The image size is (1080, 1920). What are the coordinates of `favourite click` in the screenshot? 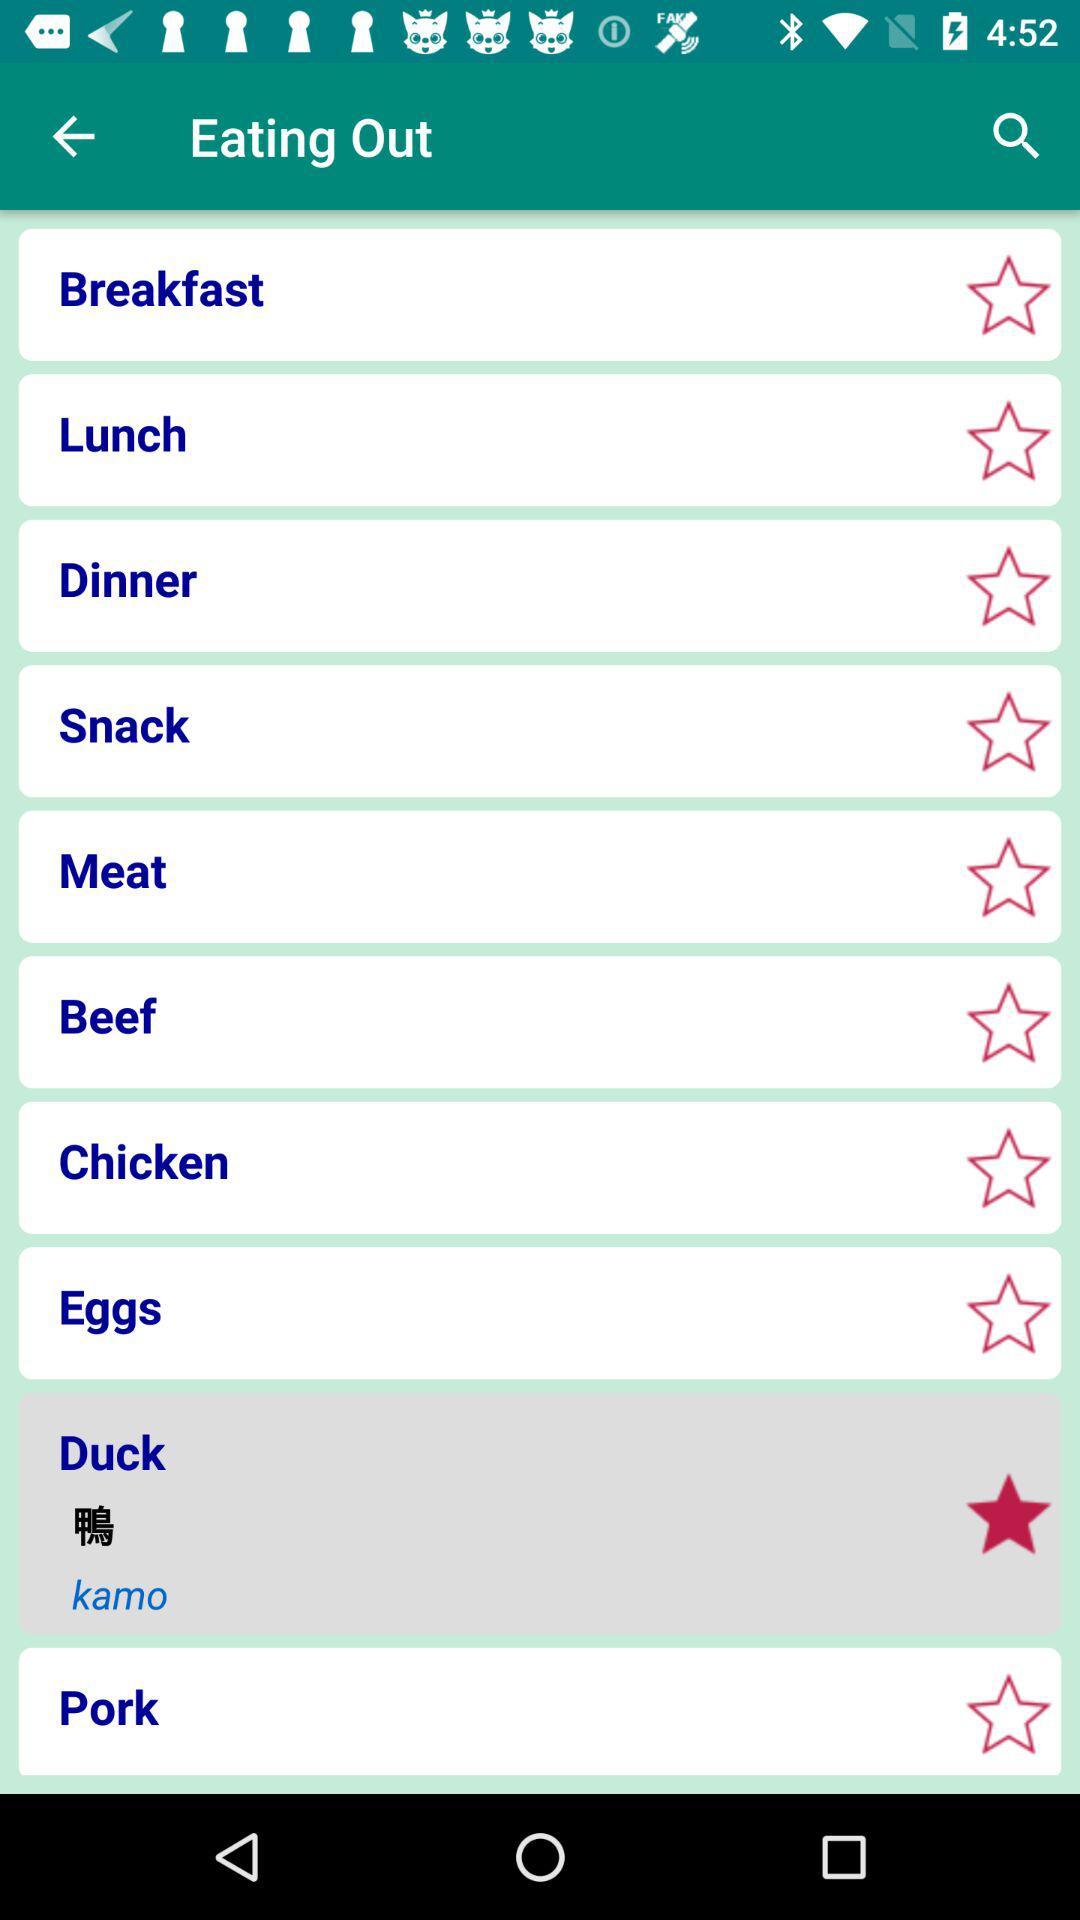 It's located at (1008, 584).